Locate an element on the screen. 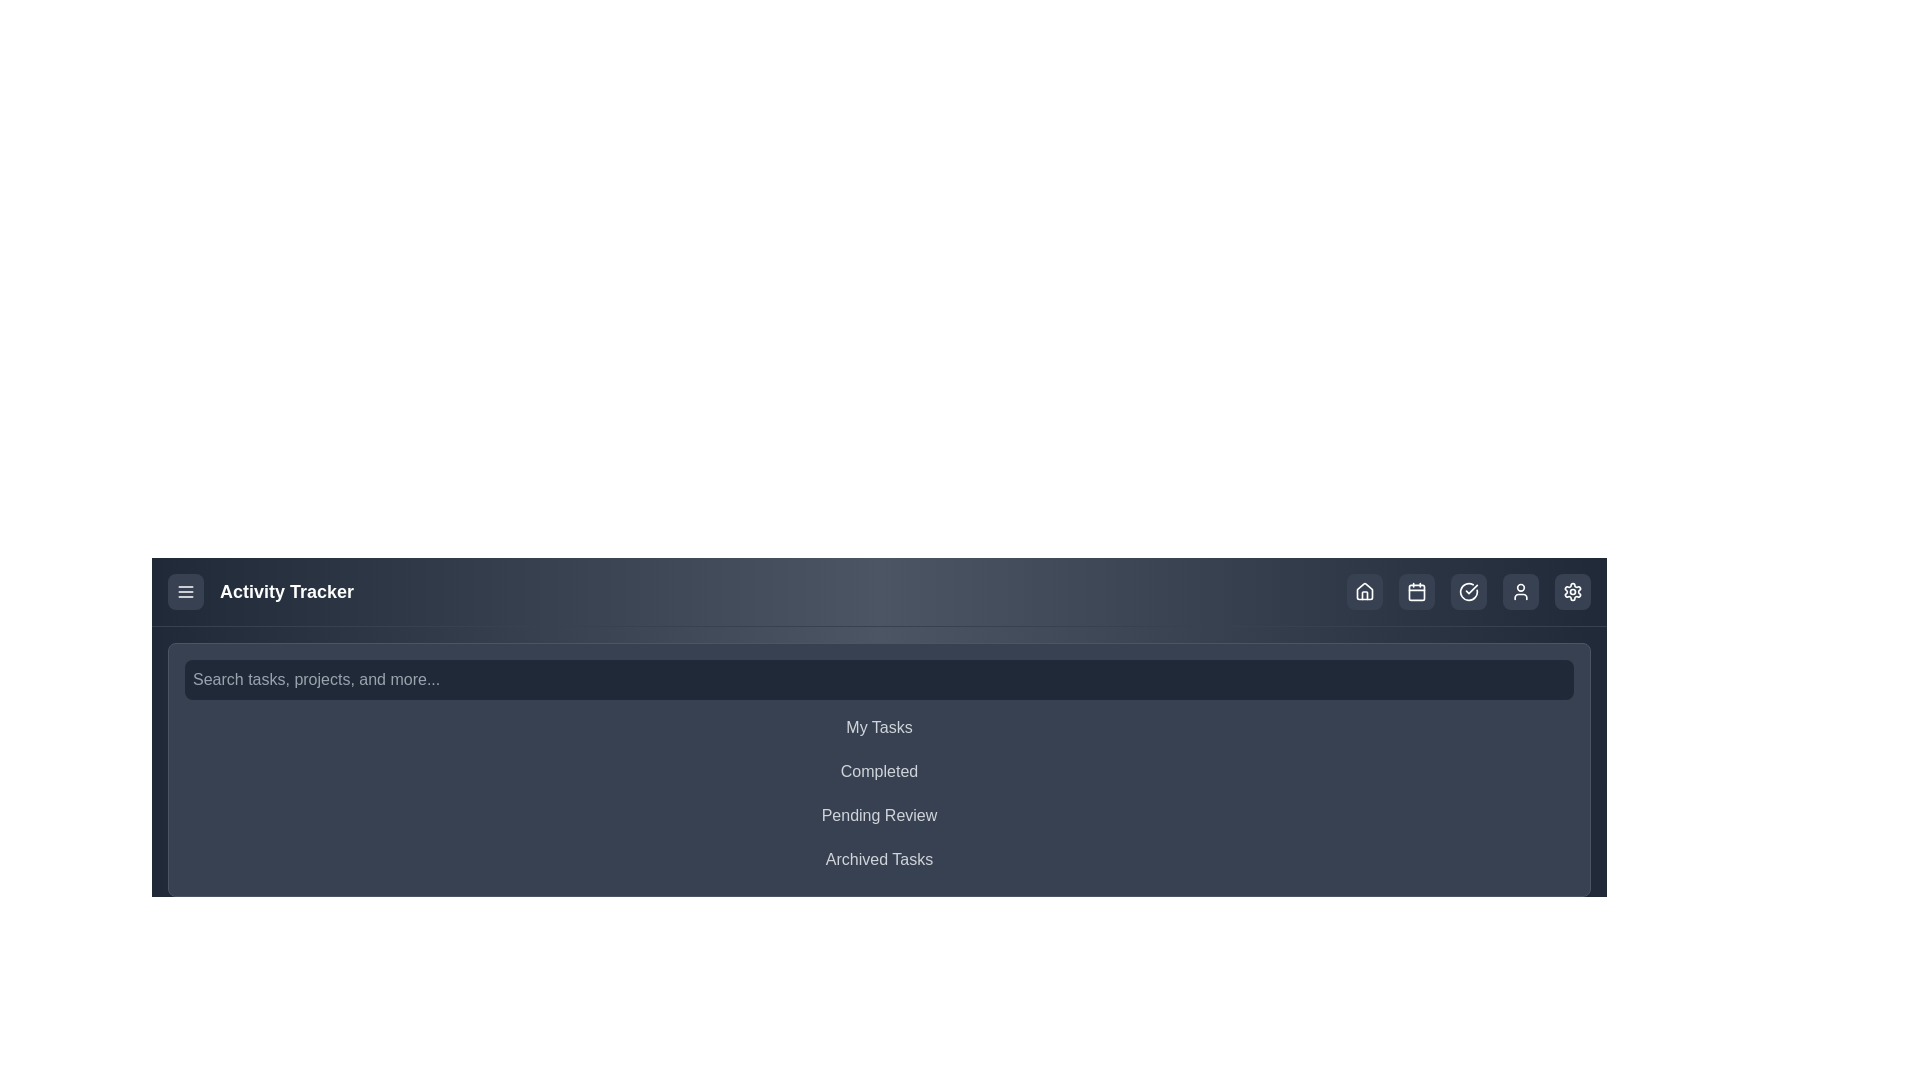  the menu button to toggle the menu is located at coordinates (186, 590).